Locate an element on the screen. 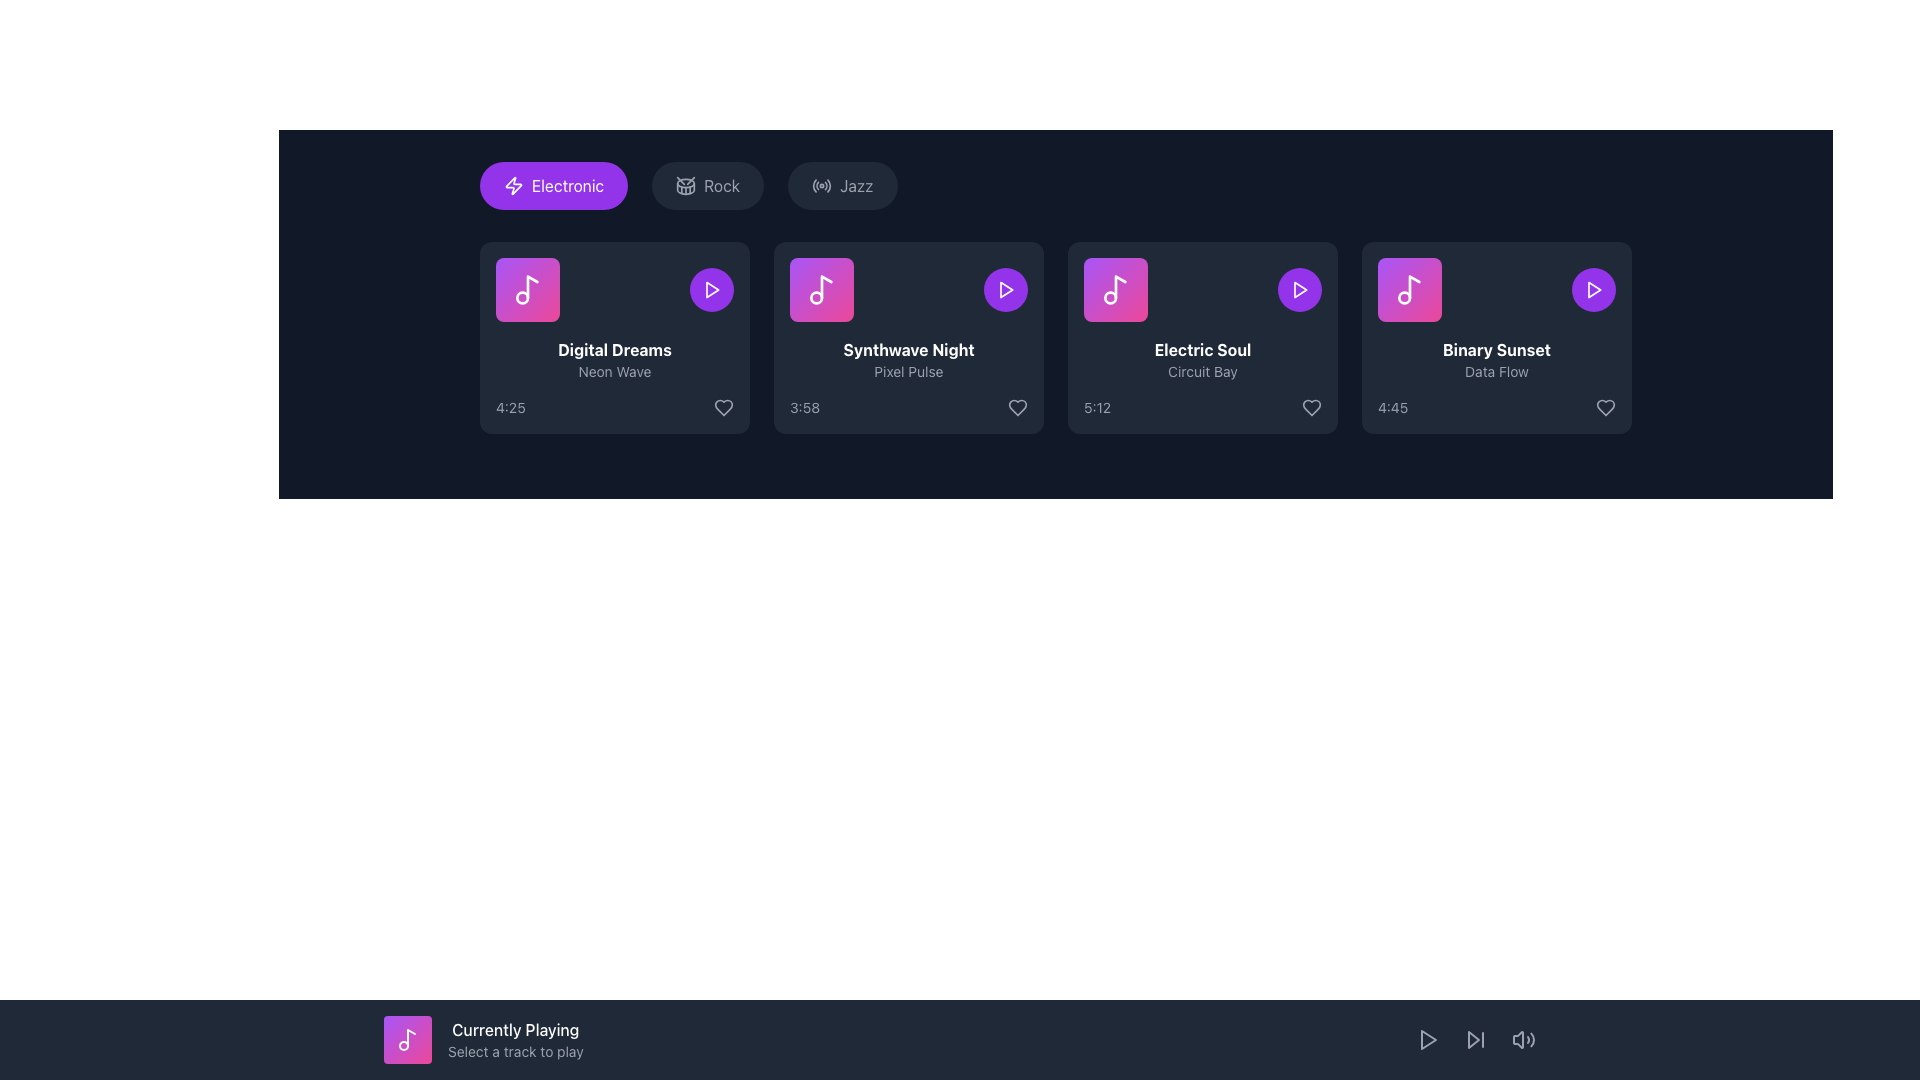  the play button for the 'Synthwave Night' track by 'Pixel Pulse' is located at coordinates (1006, 289).